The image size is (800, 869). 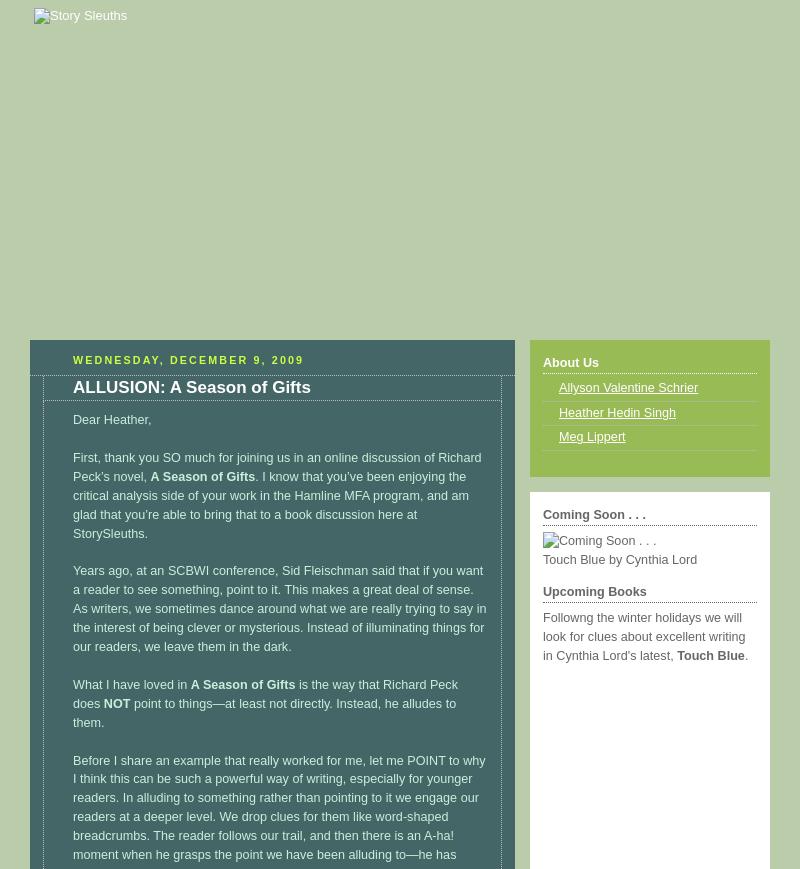 What do you see at coordinates (709, 656) in the screenshot?
I see `'Touch Blue'` at bounding box center [709, 656].